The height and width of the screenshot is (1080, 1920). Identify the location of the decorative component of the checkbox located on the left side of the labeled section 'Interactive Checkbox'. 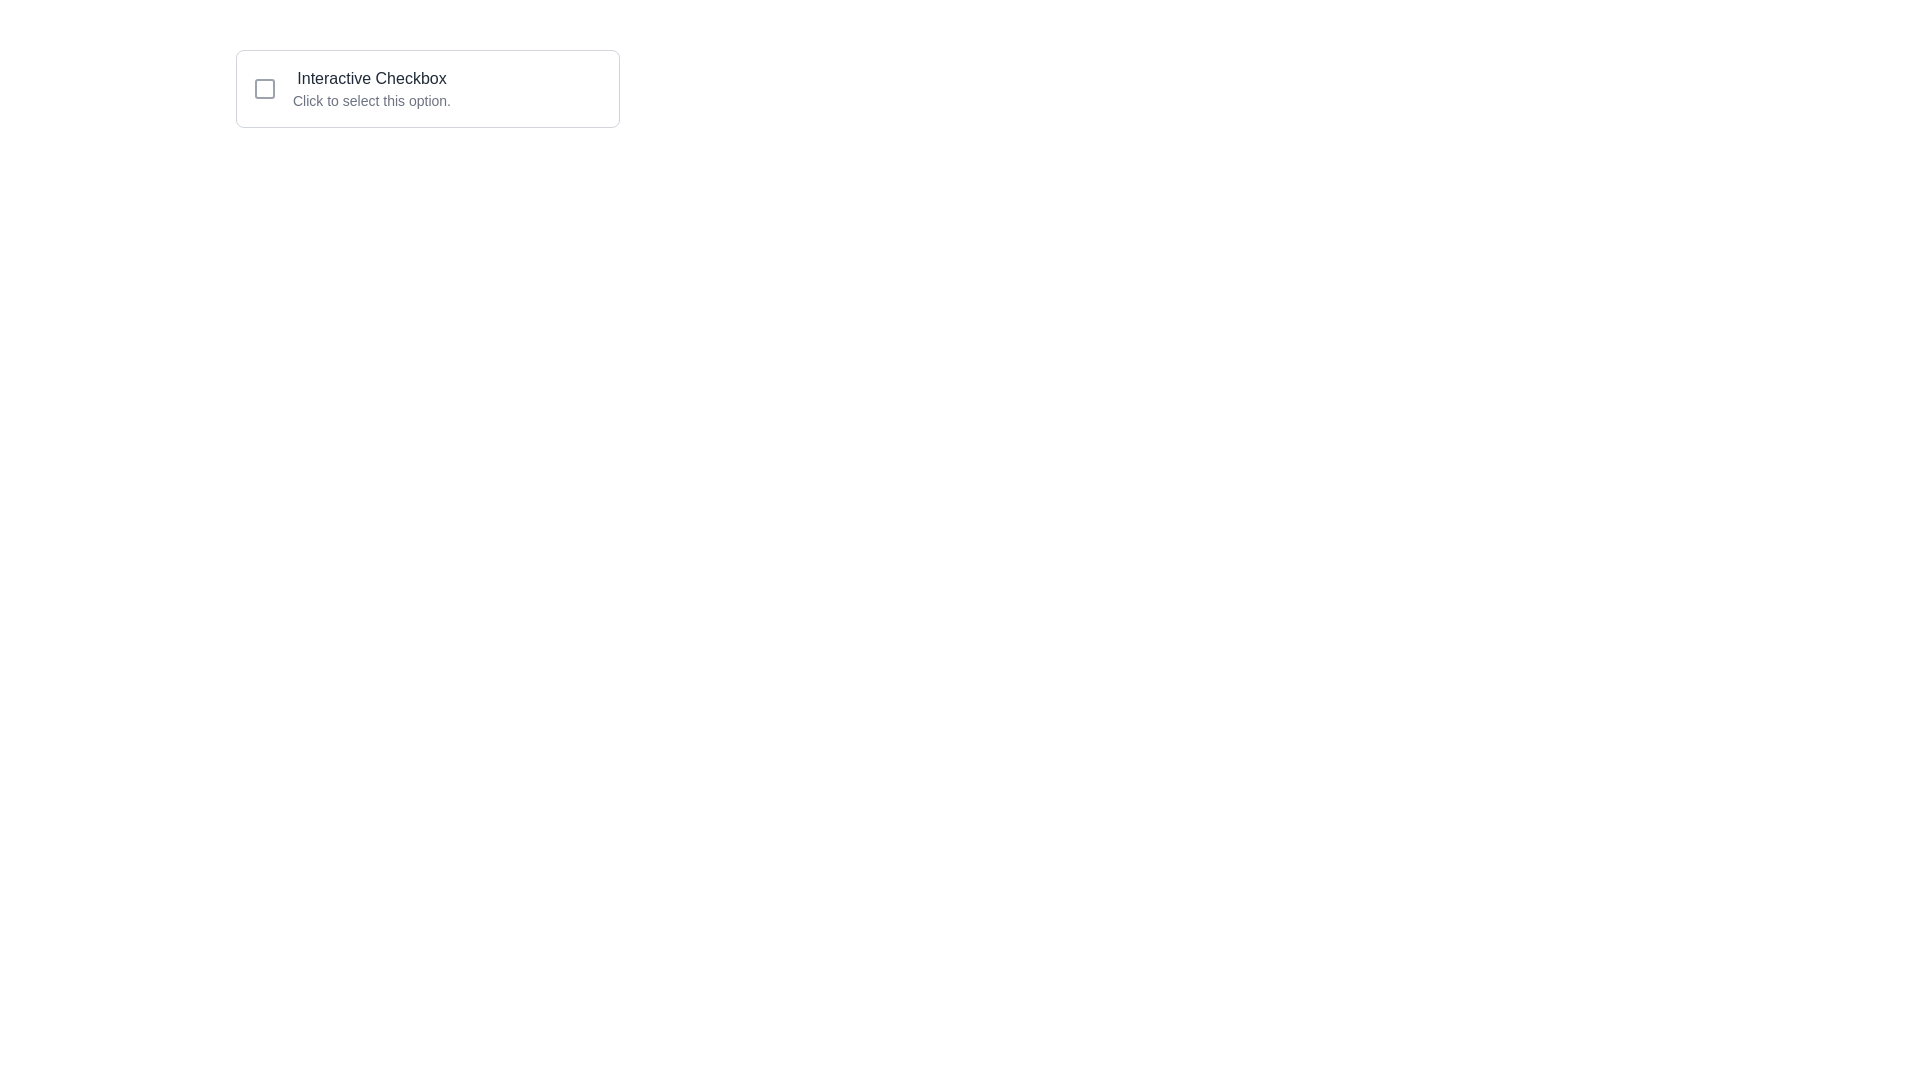
(263, 87).